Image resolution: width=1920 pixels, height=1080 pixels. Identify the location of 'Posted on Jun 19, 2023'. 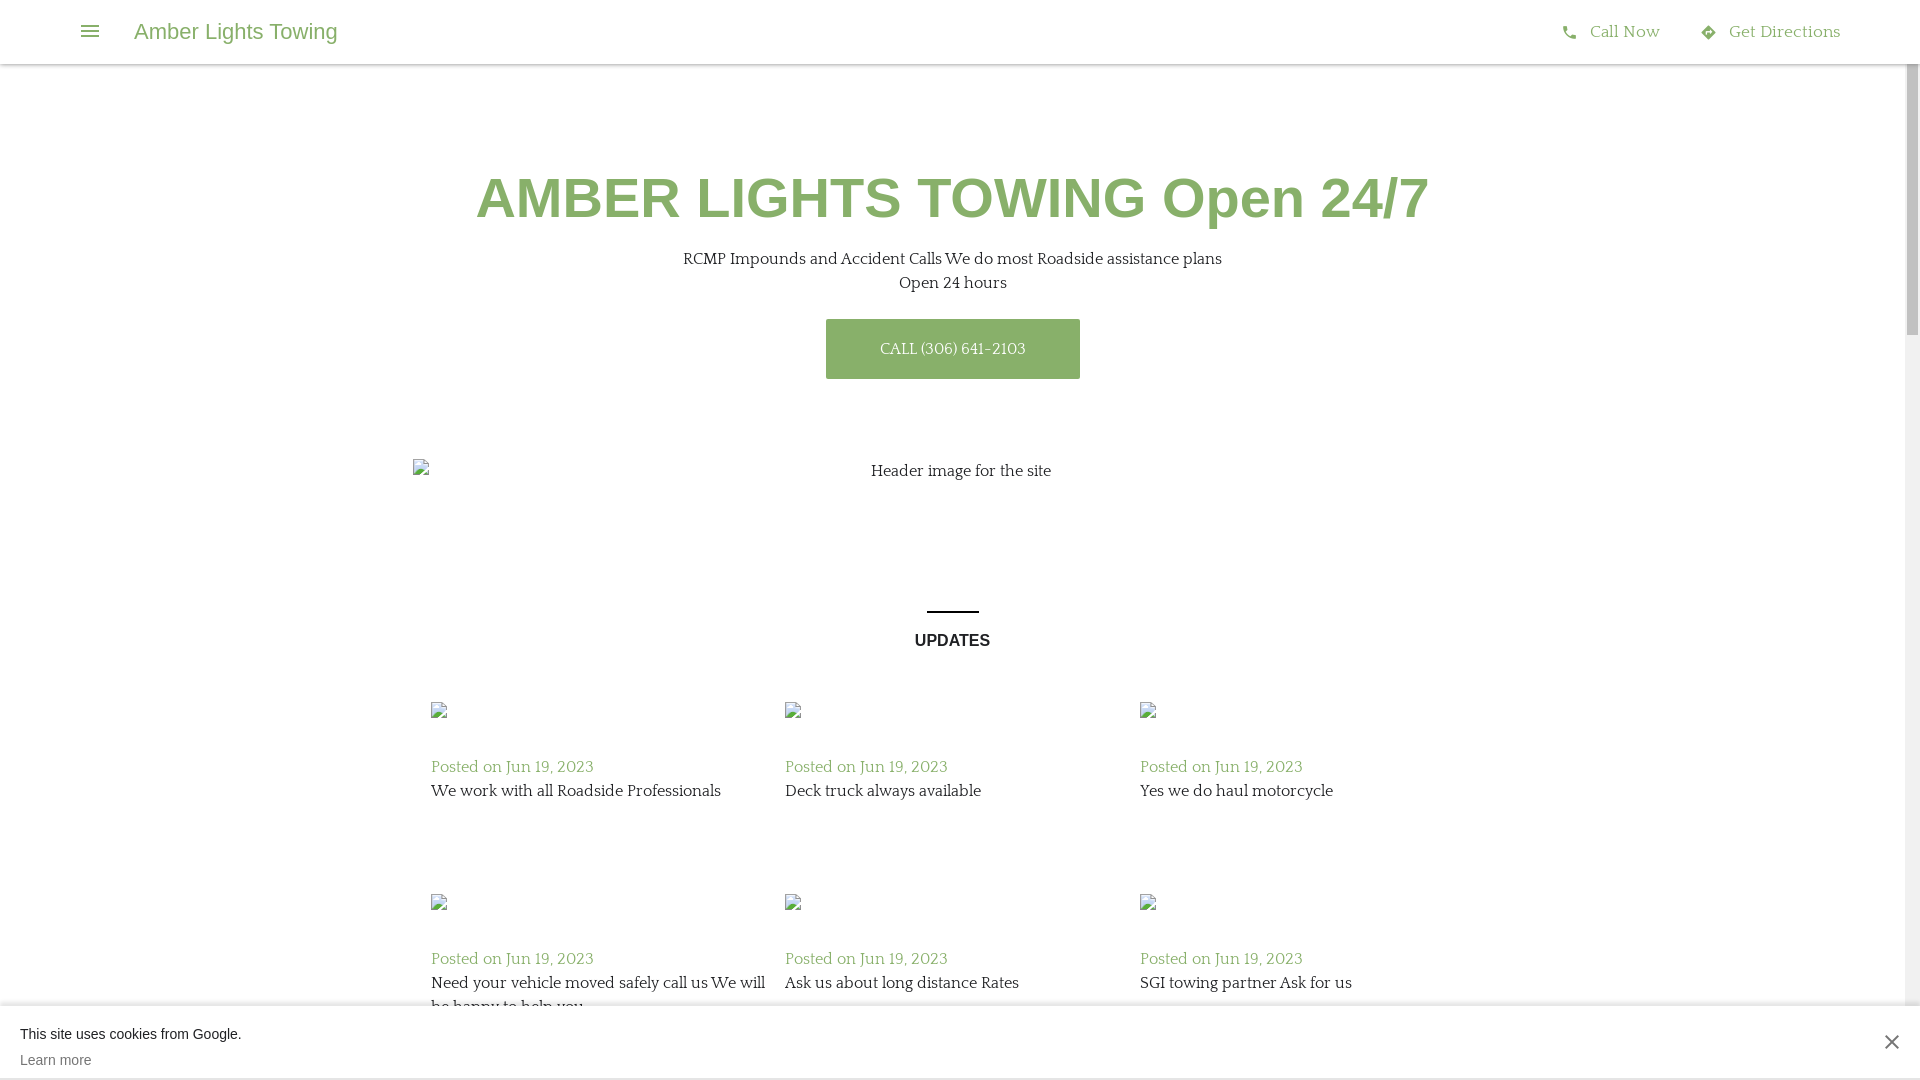
(1220, 958).